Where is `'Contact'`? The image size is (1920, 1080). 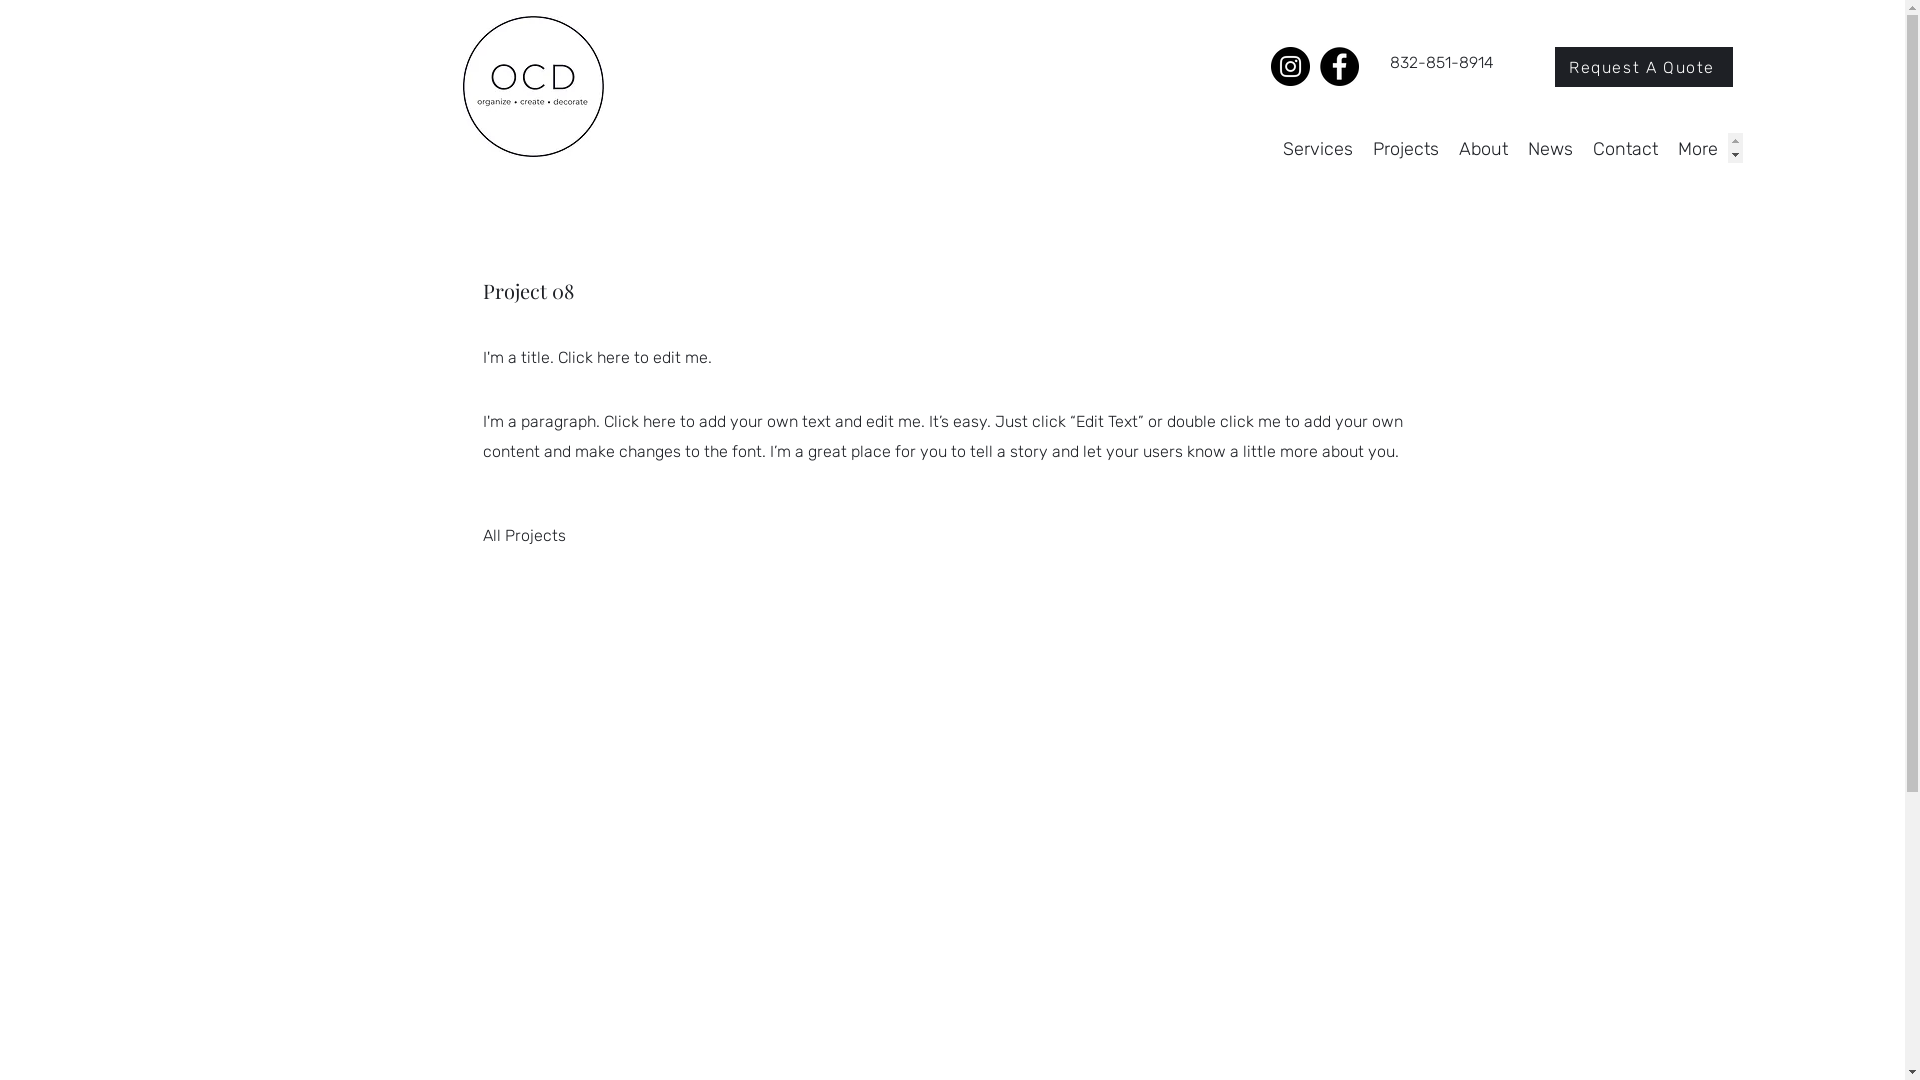
'Contact' is located at coordinates (1582, 146).